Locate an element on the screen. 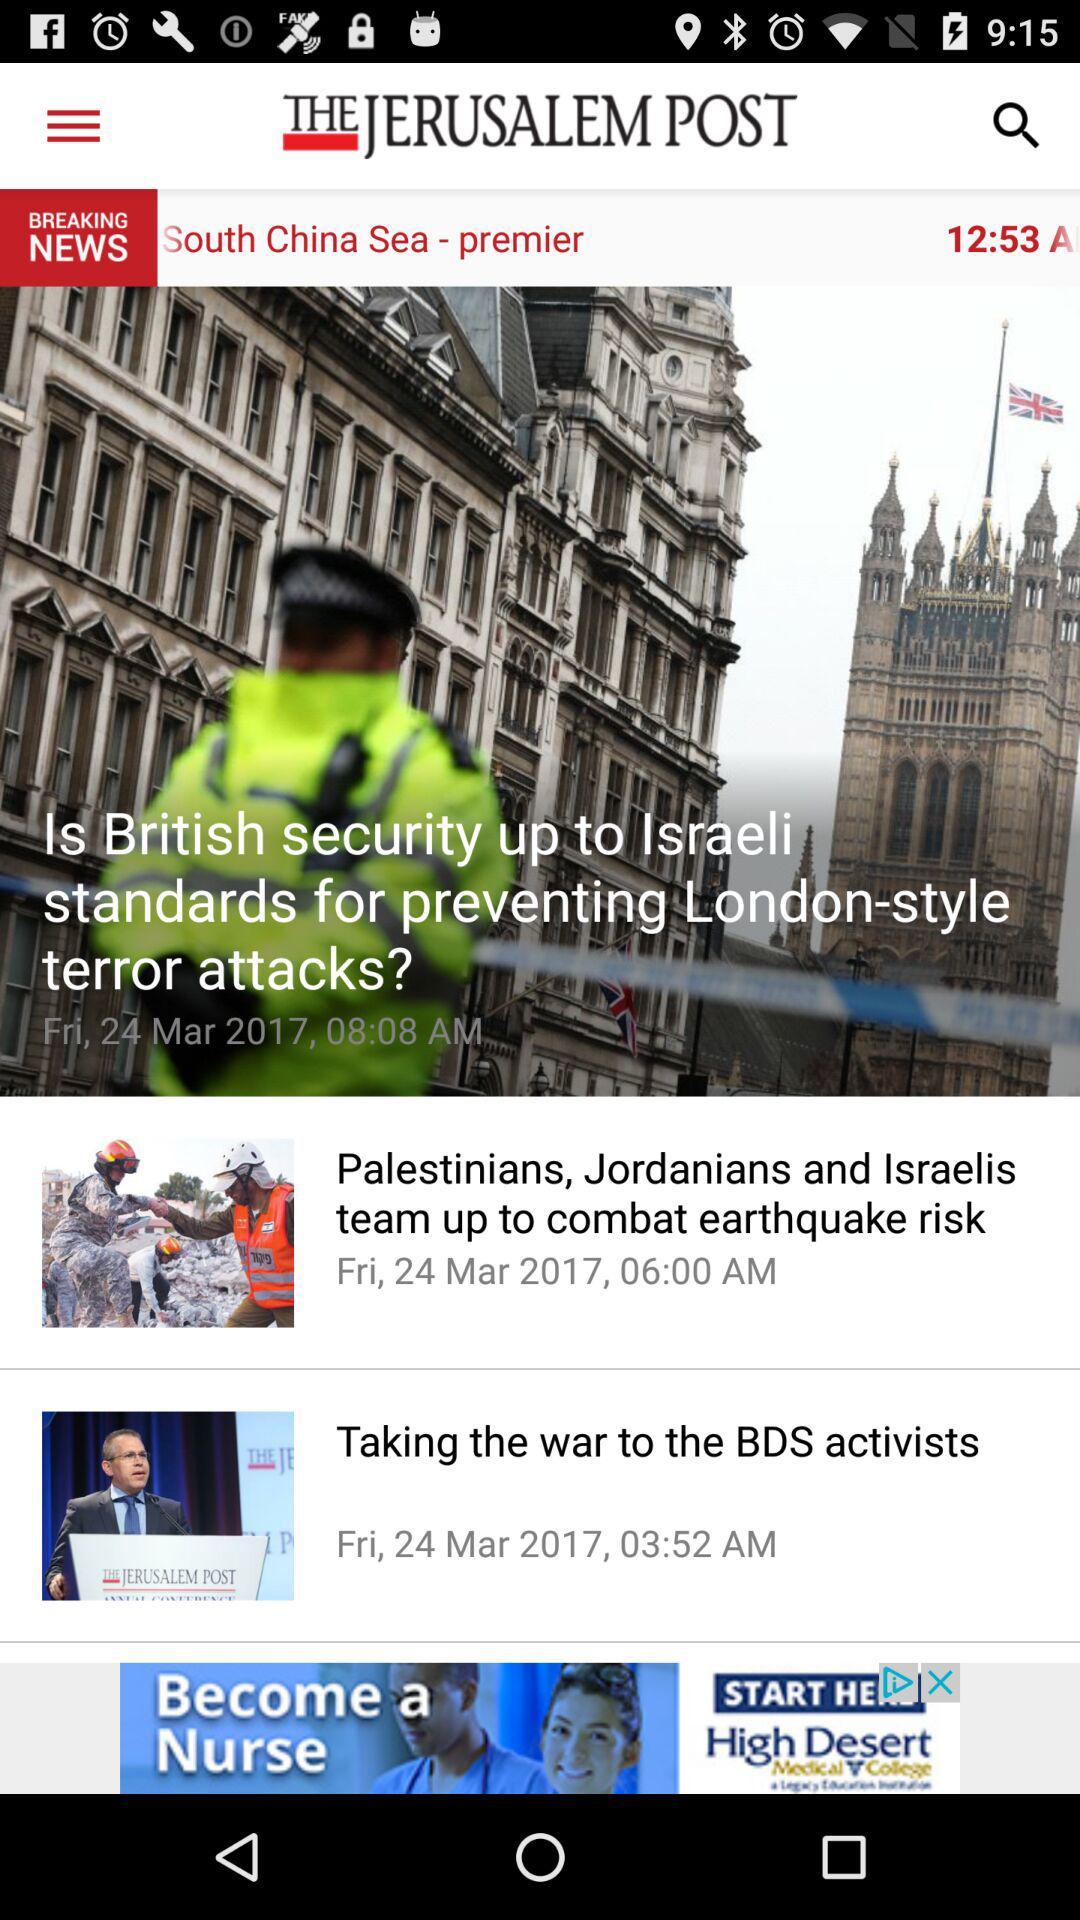  creat message is located at coordinates (540, 691).